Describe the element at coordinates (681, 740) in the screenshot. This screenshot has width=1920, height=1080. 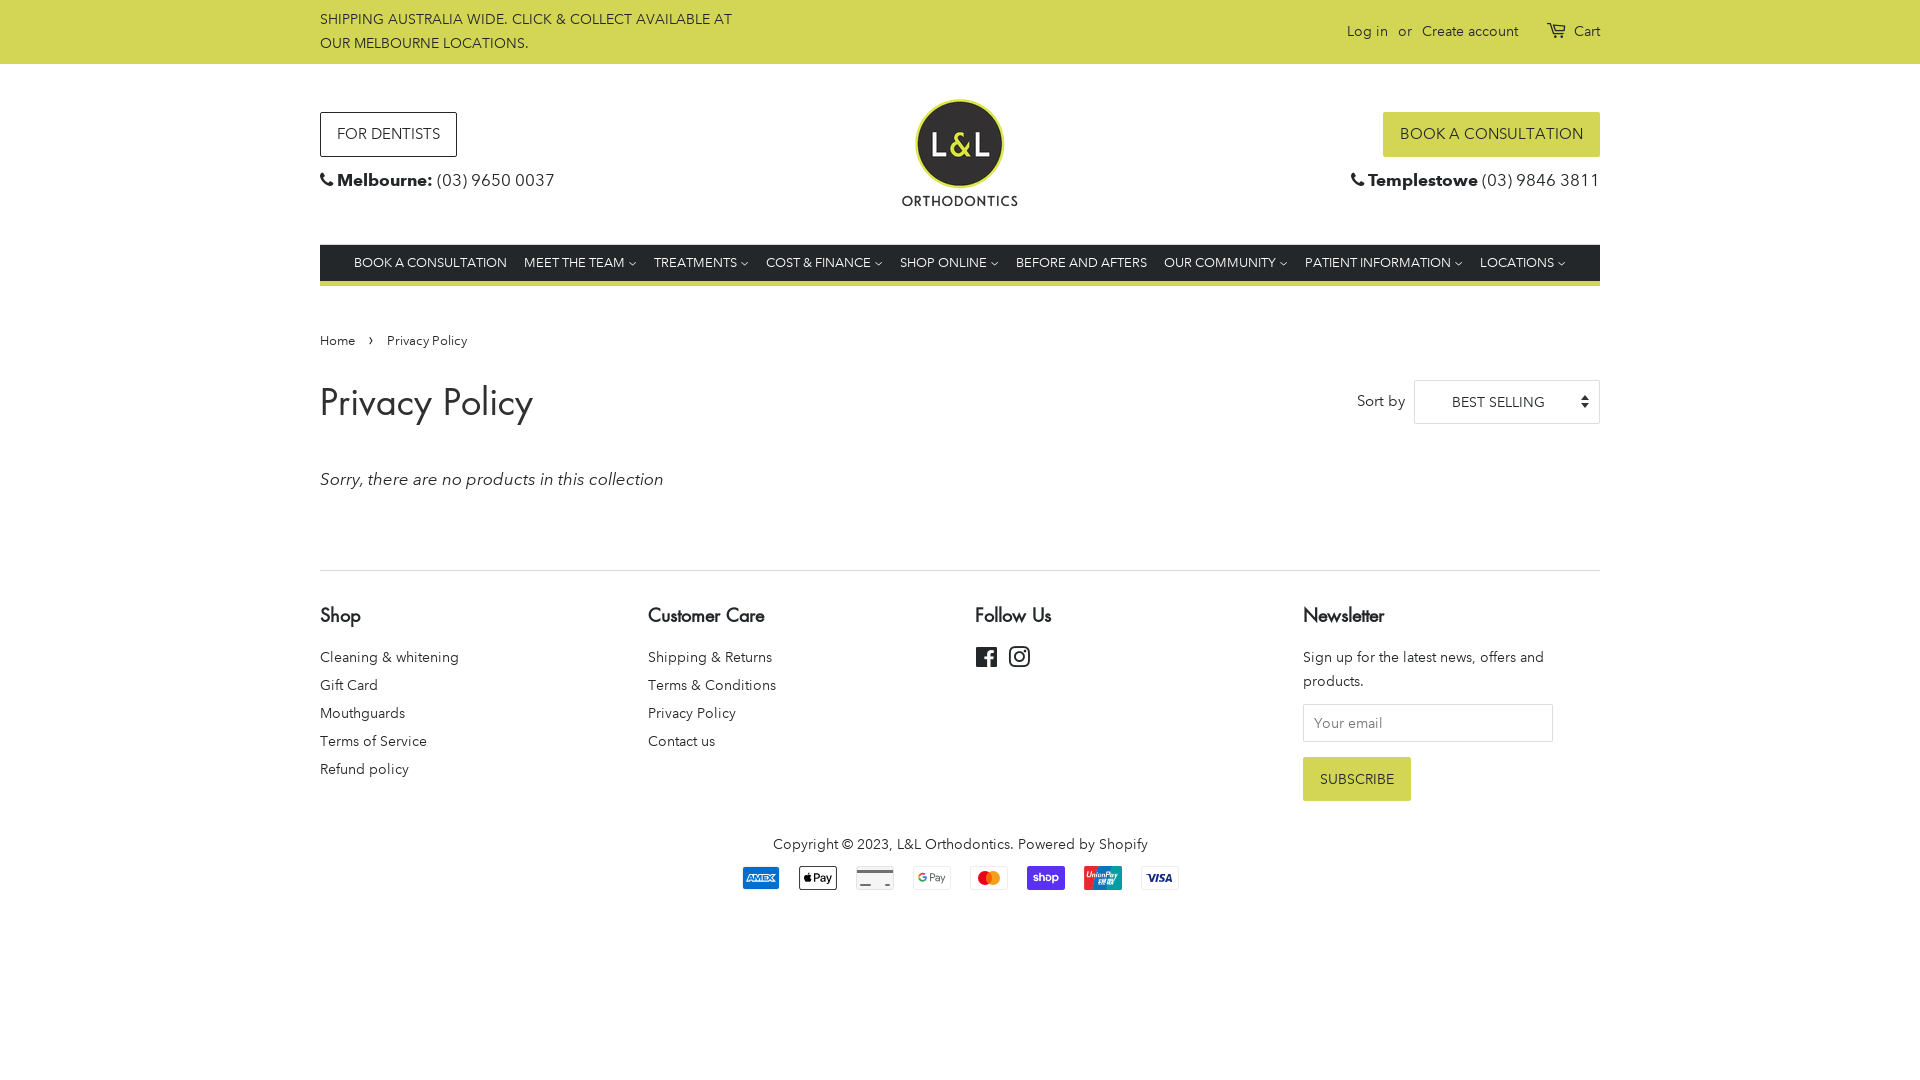
I see `'Contact us'` at that location.